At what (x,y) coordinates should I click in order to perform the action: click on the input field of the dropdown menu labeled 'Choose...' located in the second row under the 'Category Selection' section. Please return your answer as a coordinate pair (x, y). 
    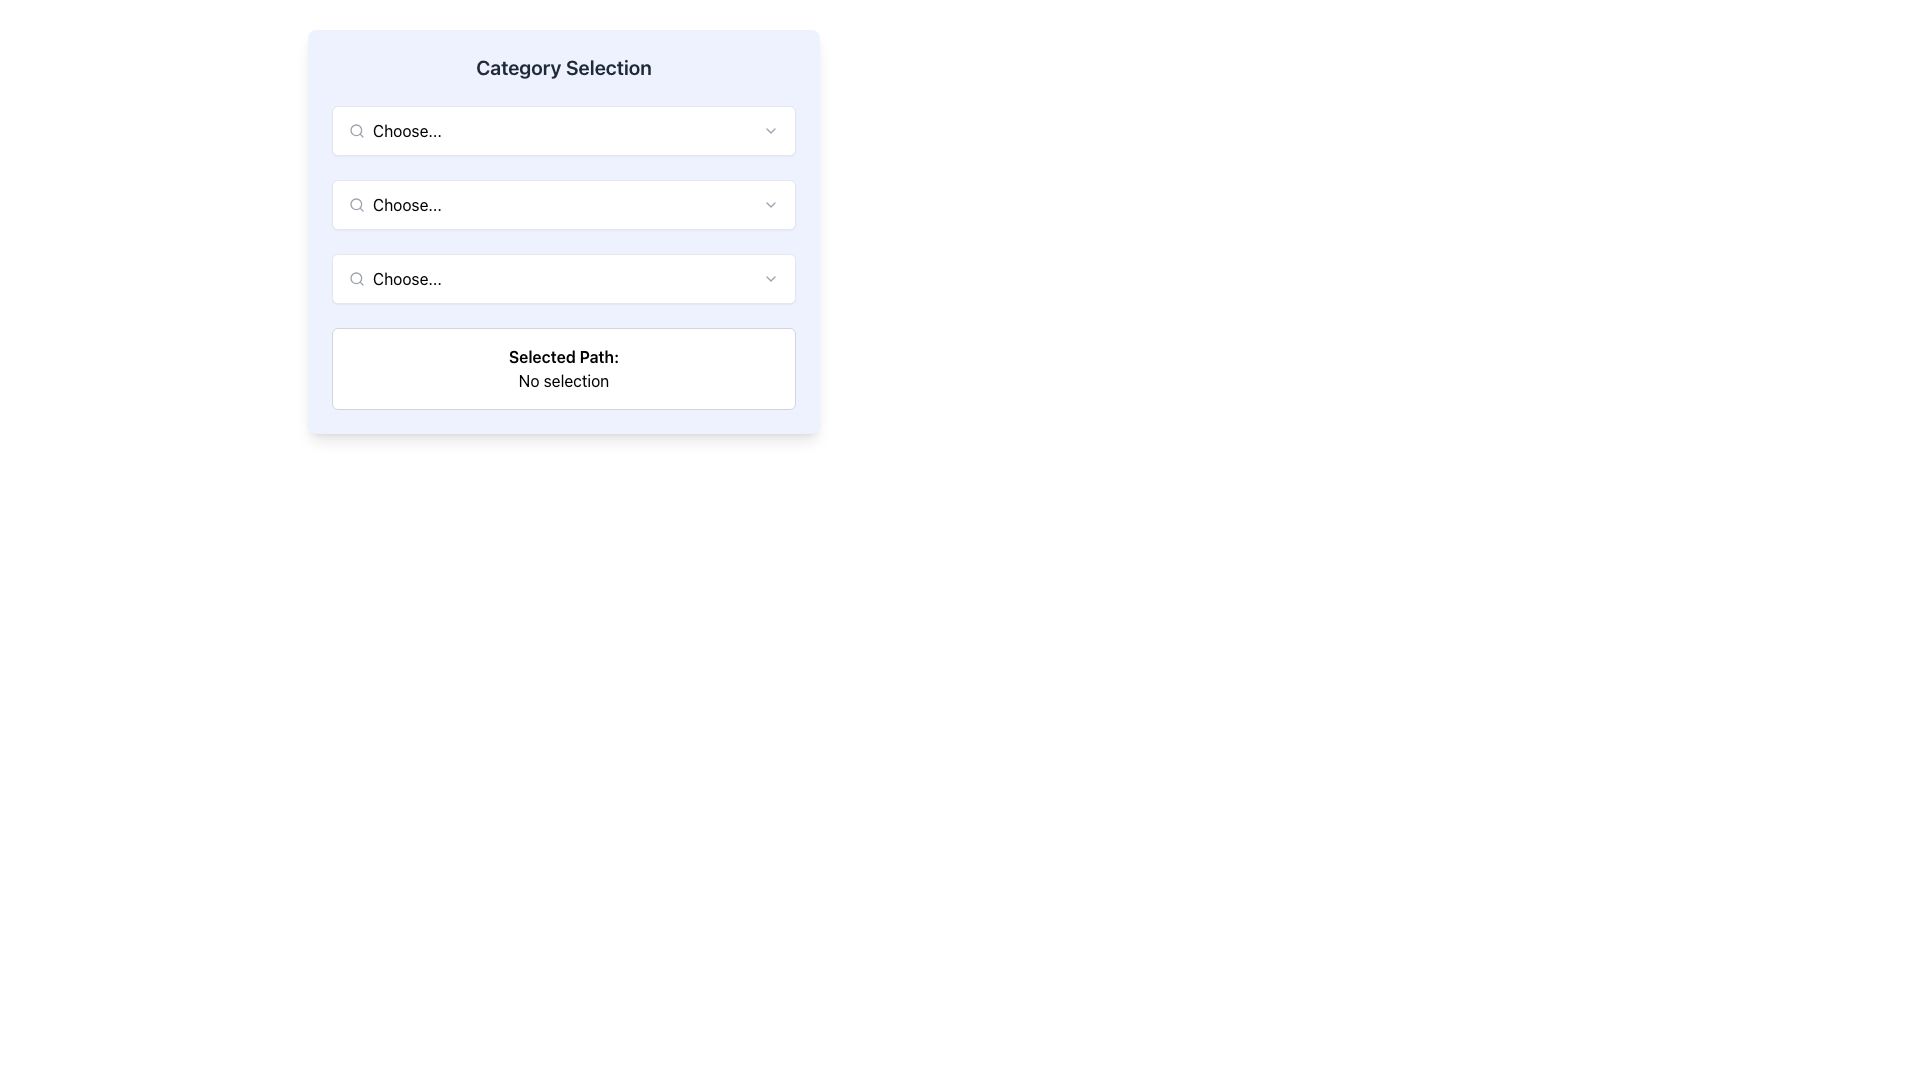
    Looking at the image, I should click on (566, 204).